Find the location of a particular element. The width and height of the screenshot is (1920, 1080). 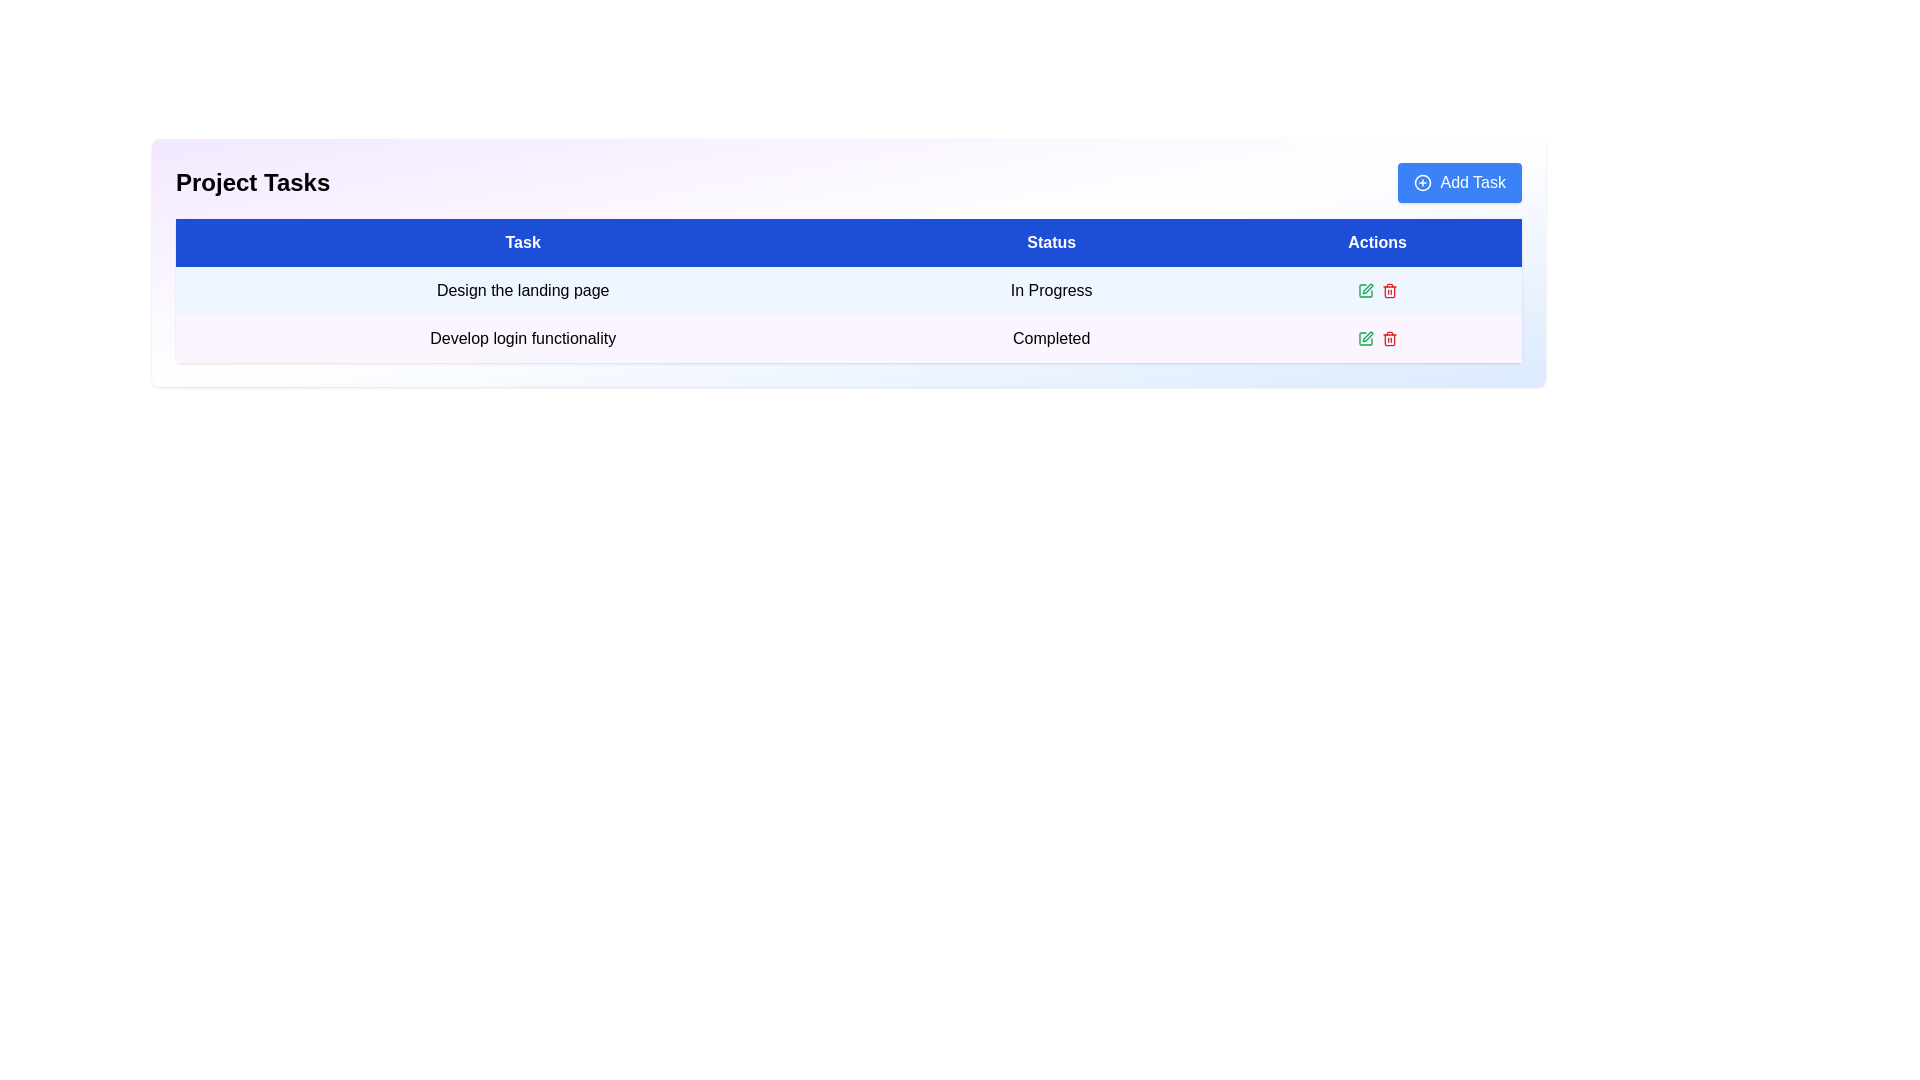

the bright red trash bin icon button, which is the third button in the row of action icons within the 'Actions' column of the second row of the table is located at coordinates (1388, 290).